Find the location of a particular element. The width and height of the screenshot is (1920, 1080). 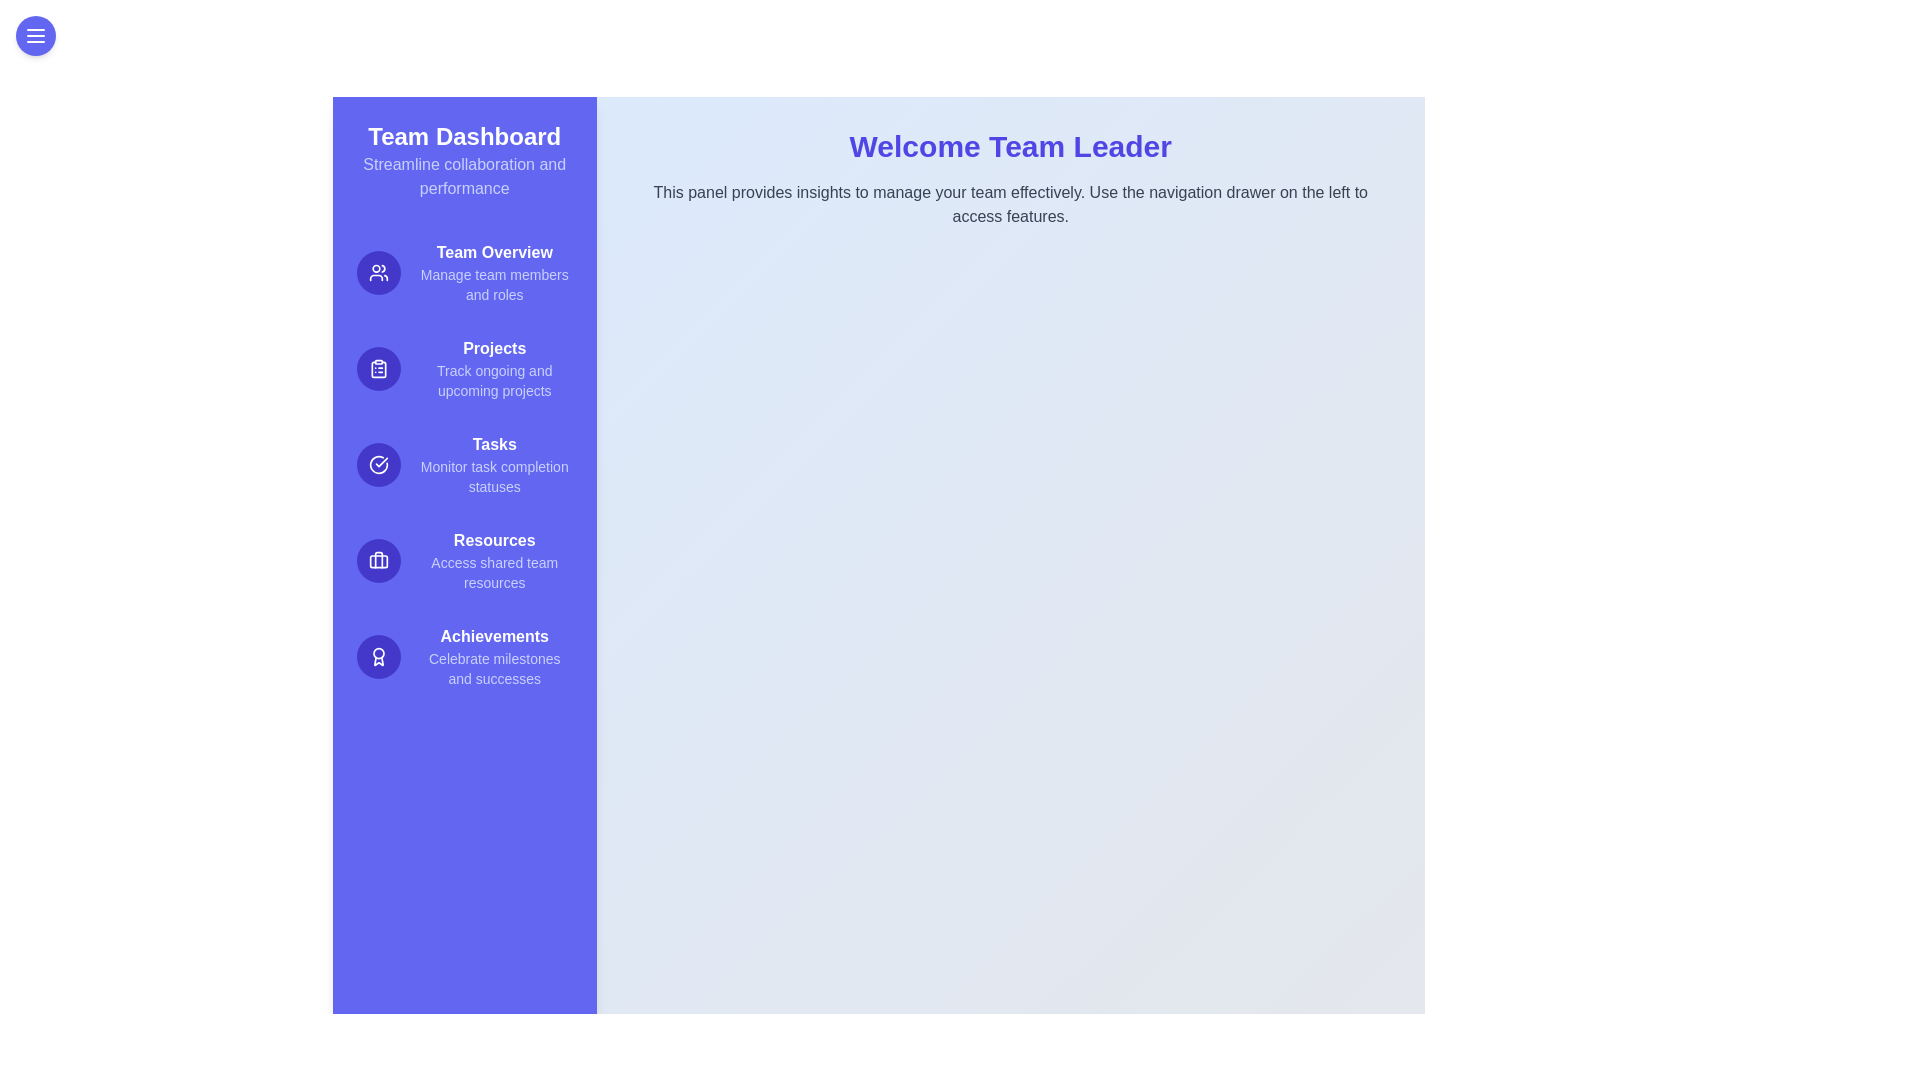

the menu item Tasks to see its hover effect is located at coordinates (463, 465).